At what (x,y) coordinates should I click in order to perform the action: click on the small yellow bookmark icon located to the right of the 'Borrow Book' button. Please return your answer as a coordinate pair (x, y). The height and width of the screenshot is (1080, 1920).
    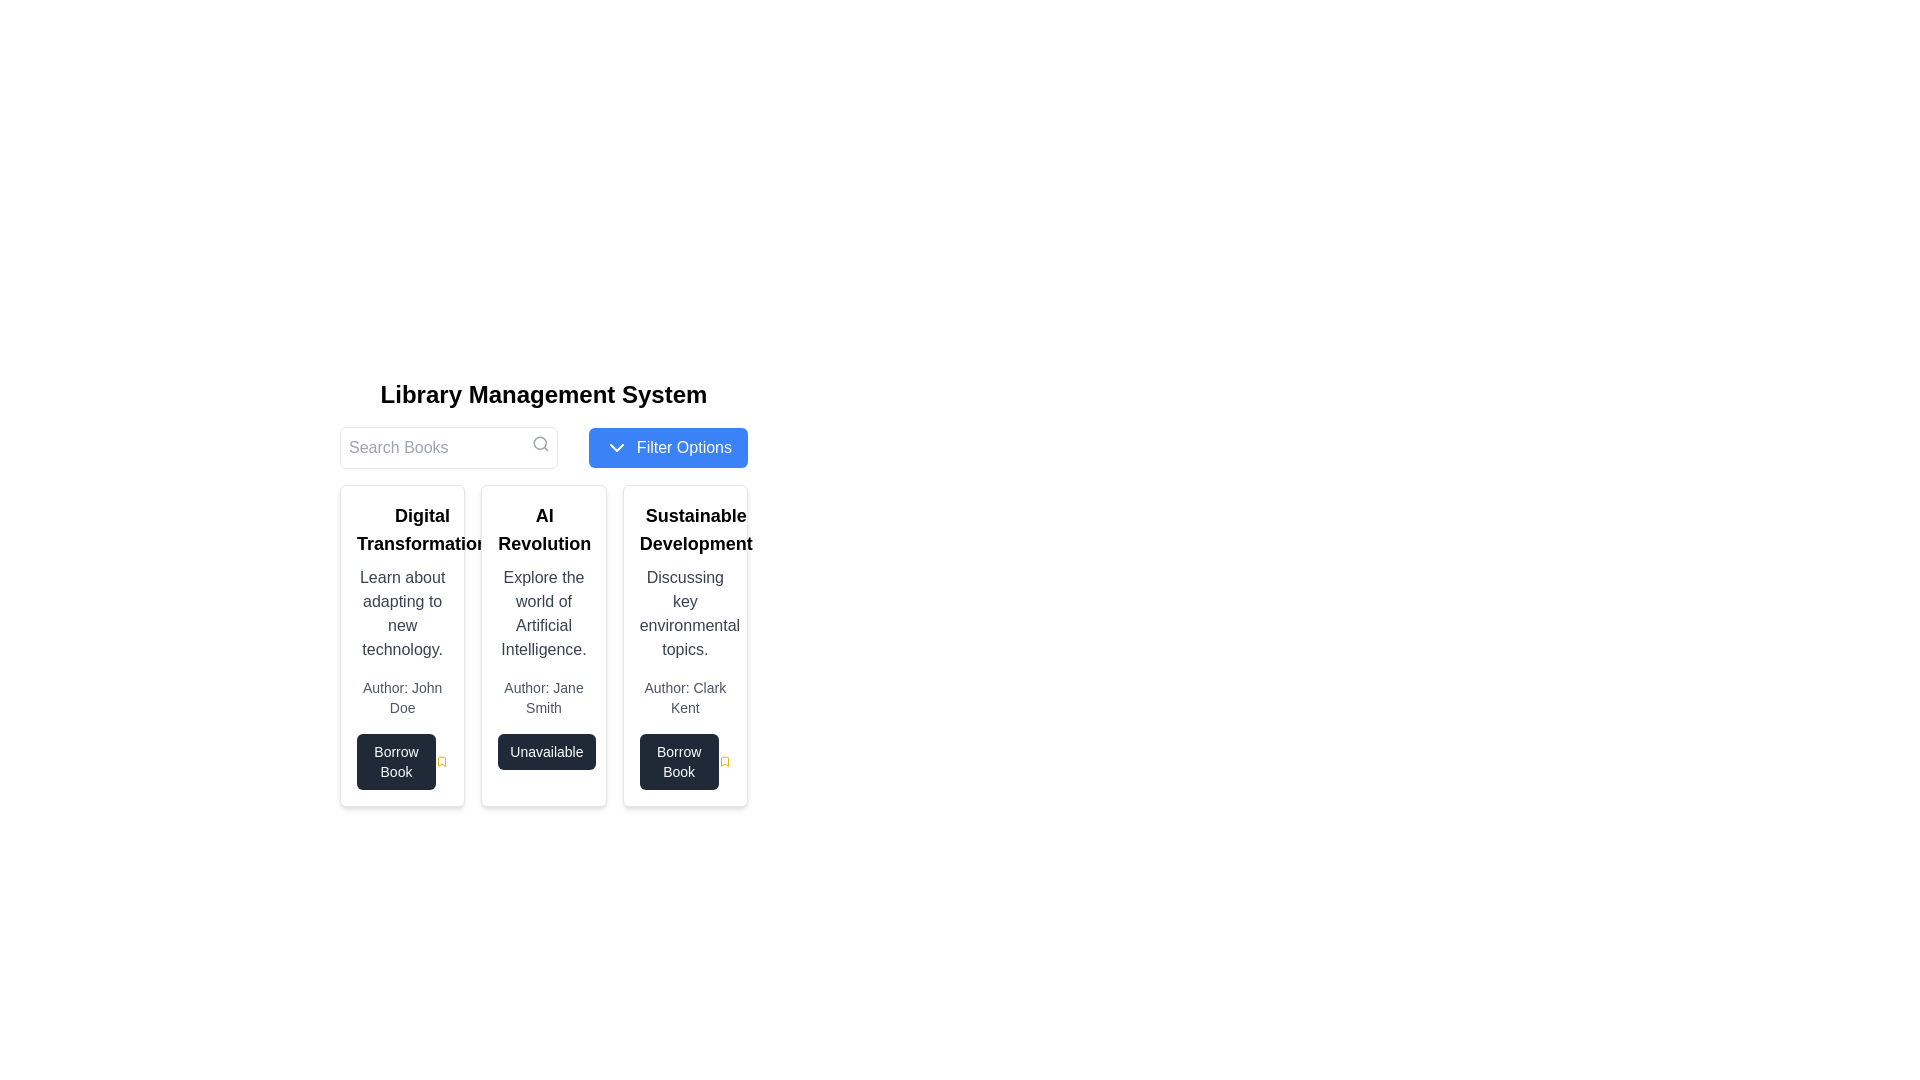
    Looking at the image, I should click on (723, 762).